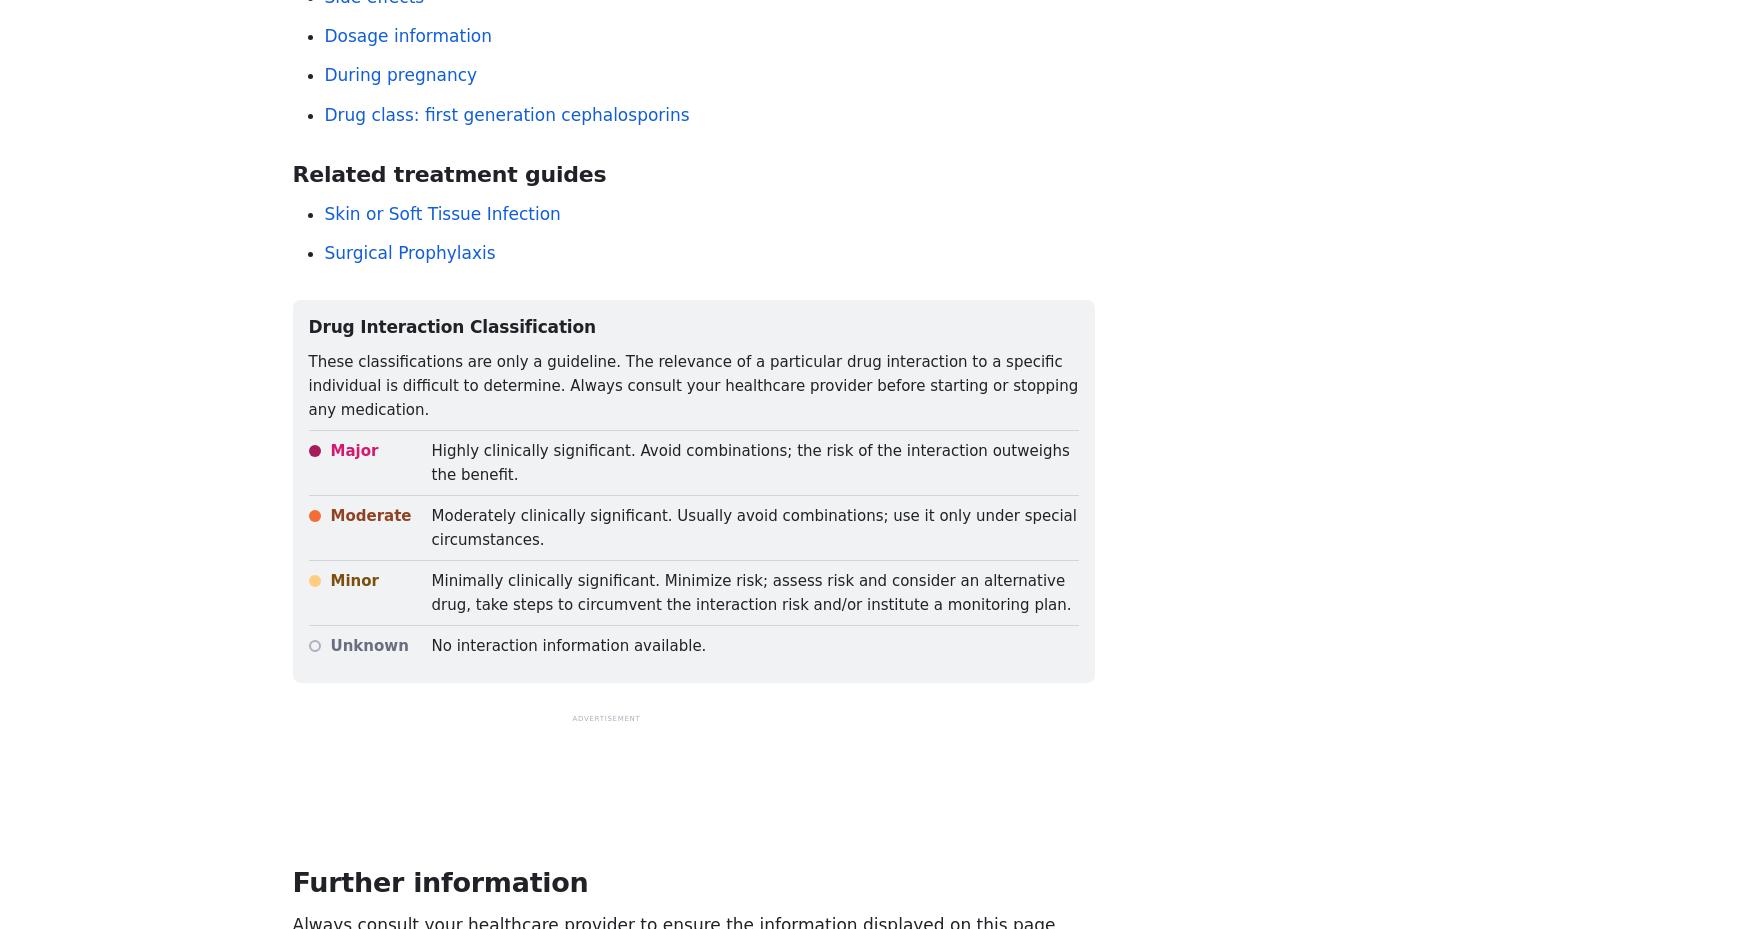  I want to click on 'Unknown', so click(369, 644).